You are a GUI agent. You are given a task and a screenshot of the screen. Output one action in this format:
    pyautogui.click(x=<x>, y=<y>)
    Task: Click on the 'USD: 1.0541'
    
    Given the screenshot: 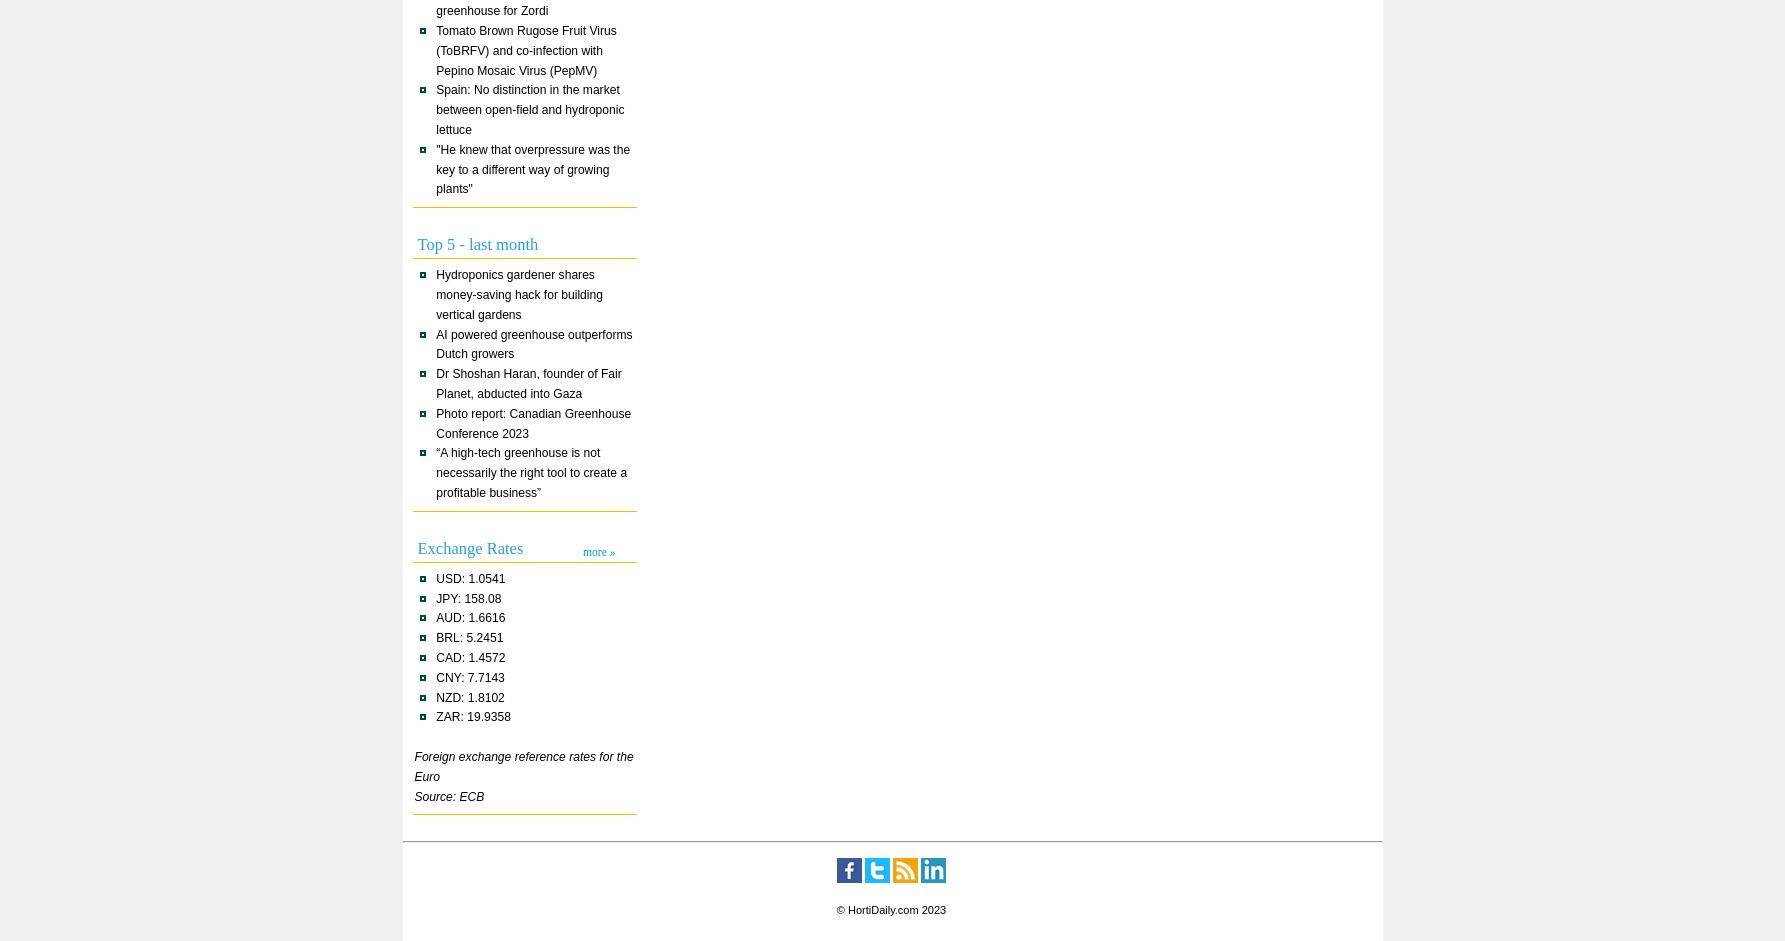 What is the action you would take?
    pyautogui.click(x=469, y=576)
    